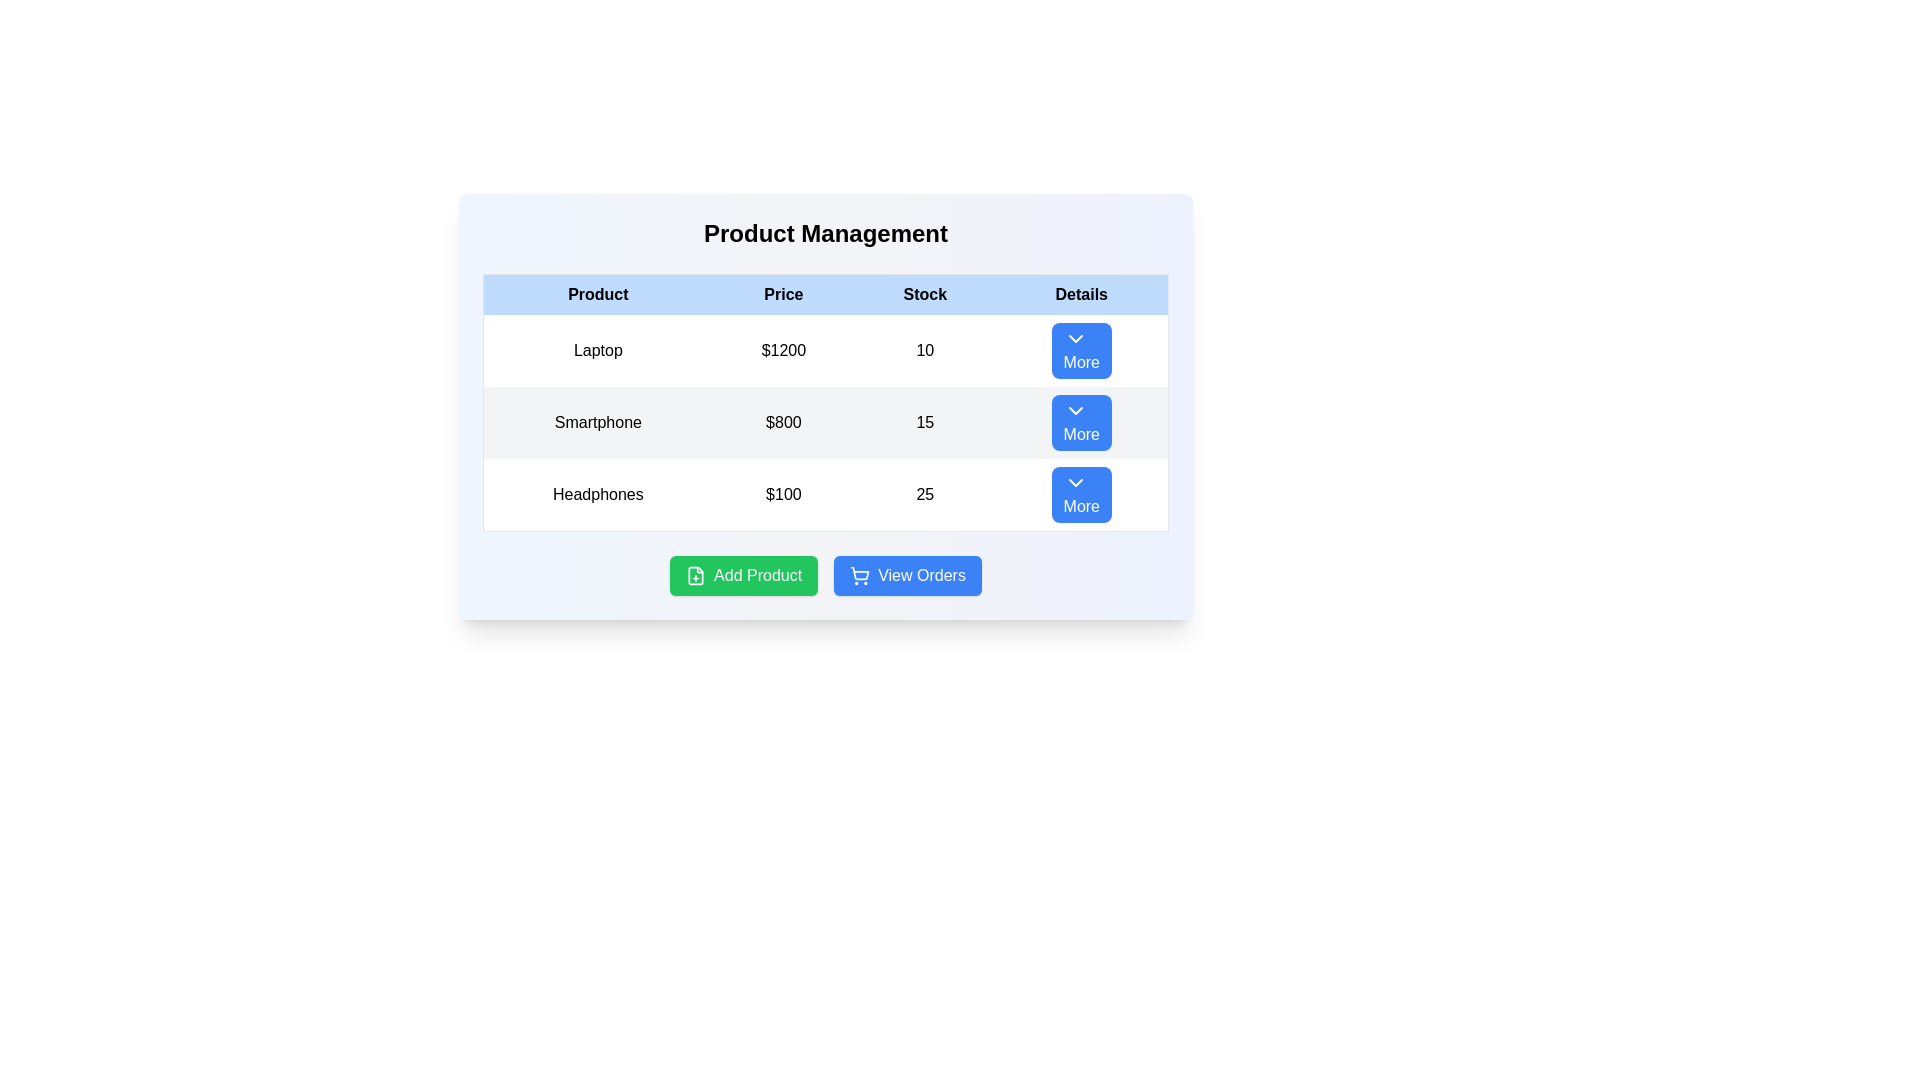 This screenshot has height=1080, width=1920. Describe the element at coordinates (1080, 422) in the screenshot. I see `the button in the 'Details' column of the second row` at that location.